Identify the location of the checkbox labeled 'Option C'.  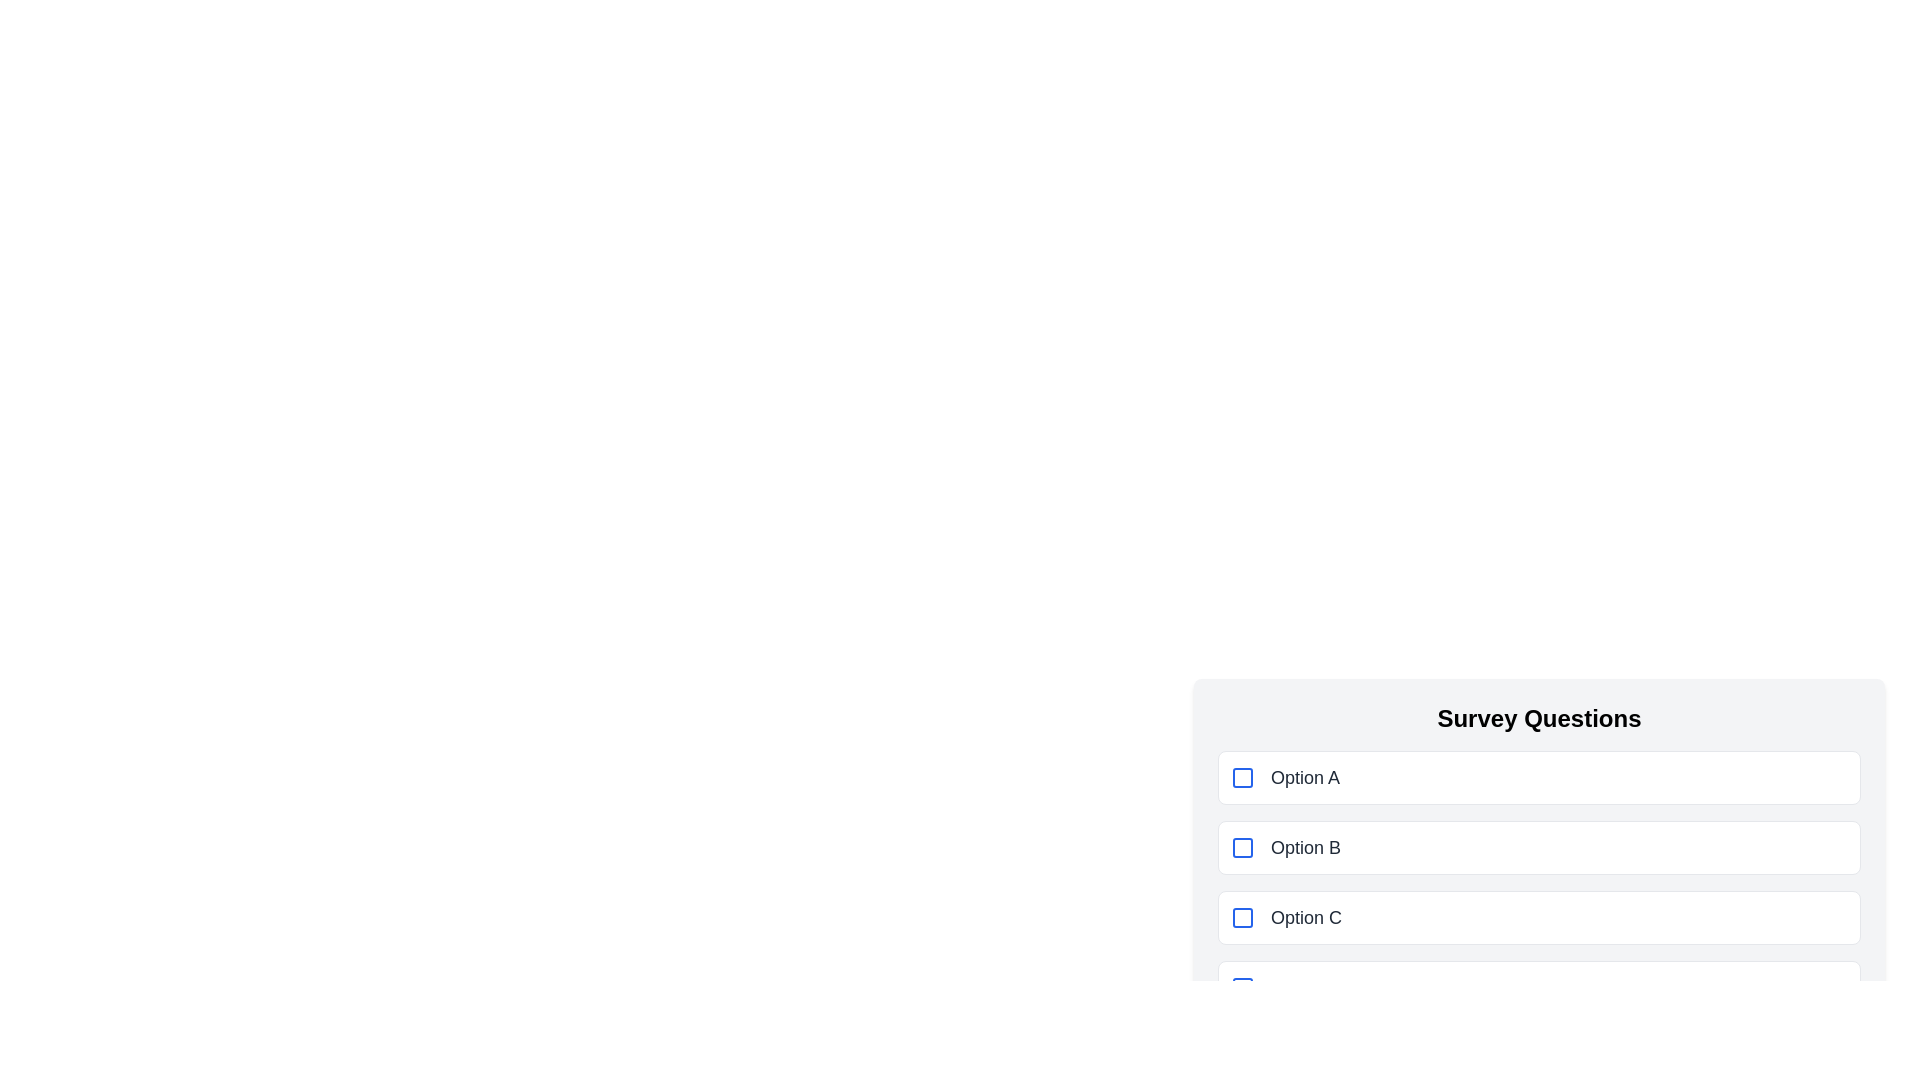
(1538, 918).